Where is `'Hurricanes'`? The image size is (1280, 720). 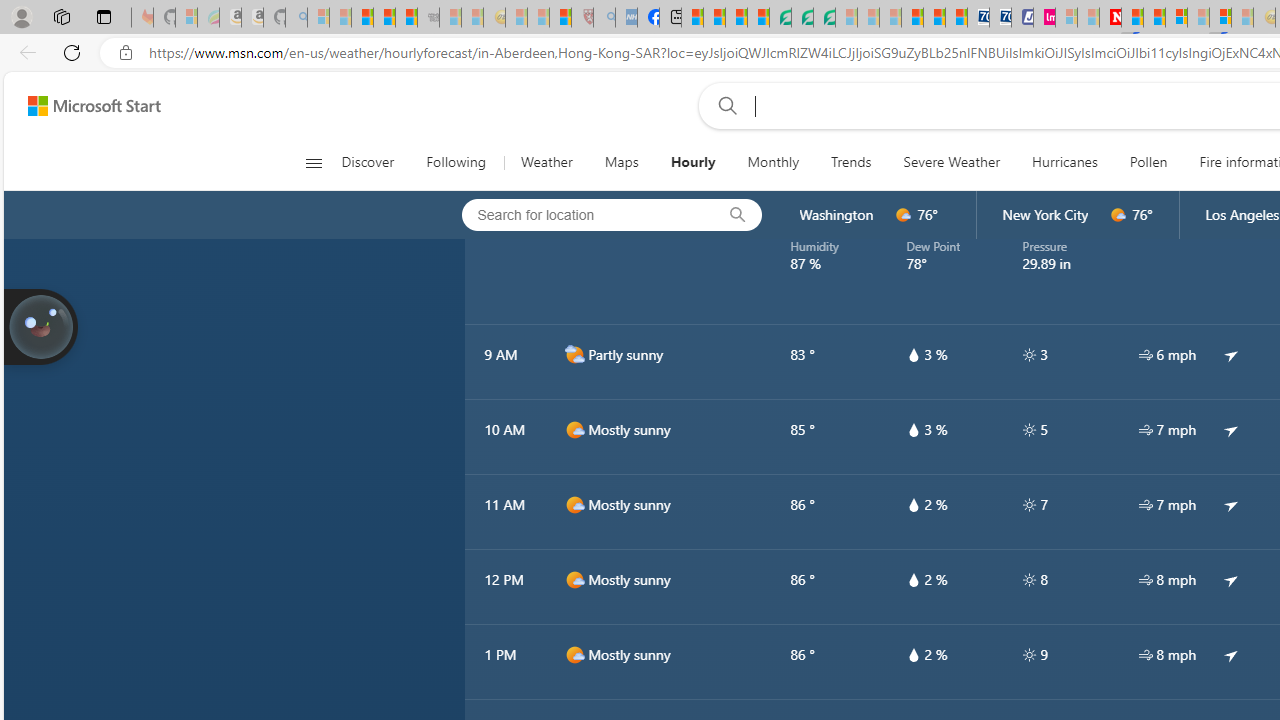 'Hurricanes' is located at coordinates (1063, 162).